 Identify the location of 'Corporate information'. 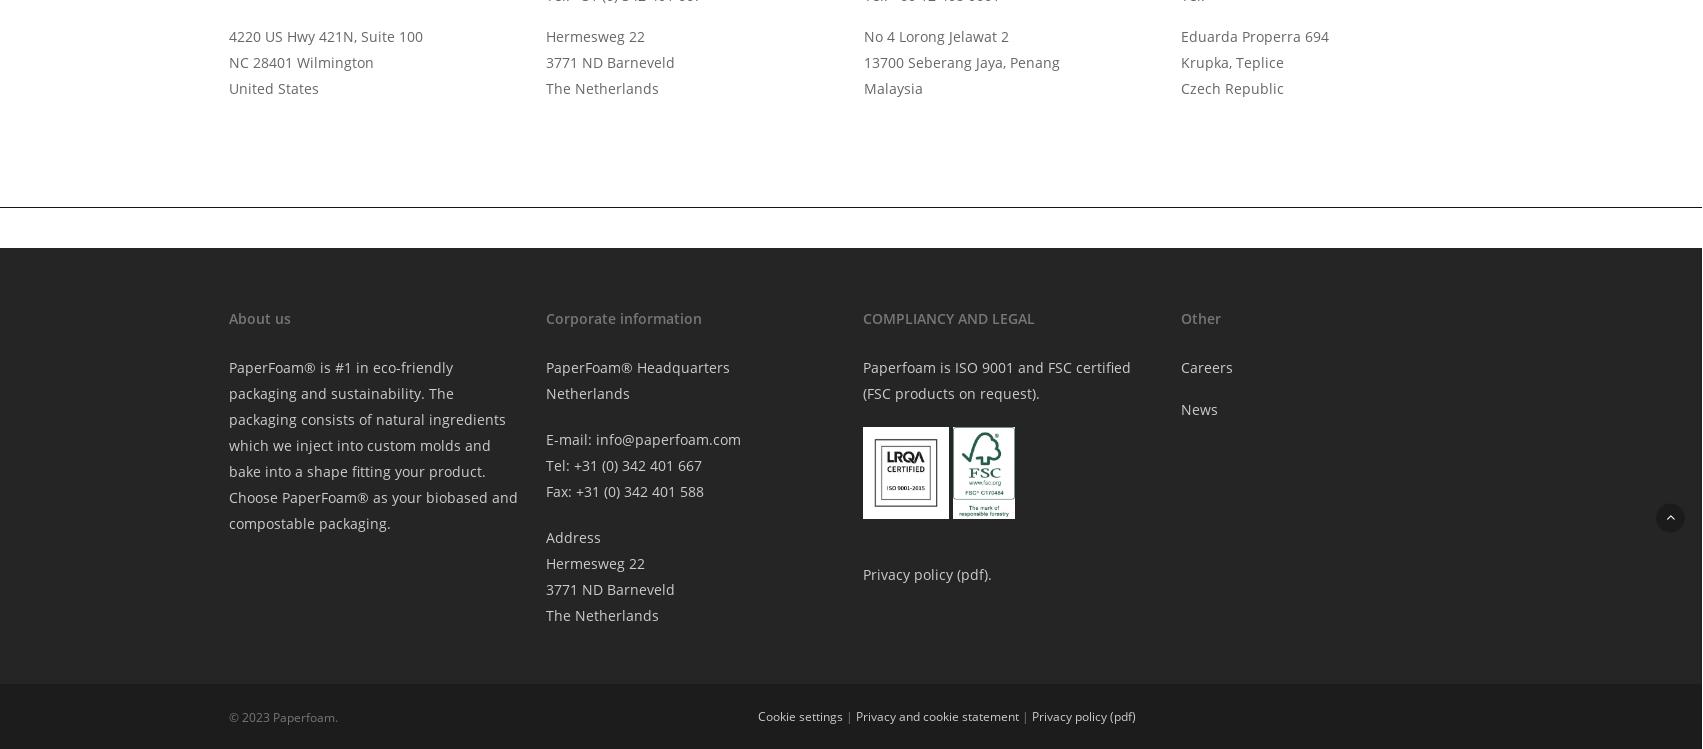
(543, 316).